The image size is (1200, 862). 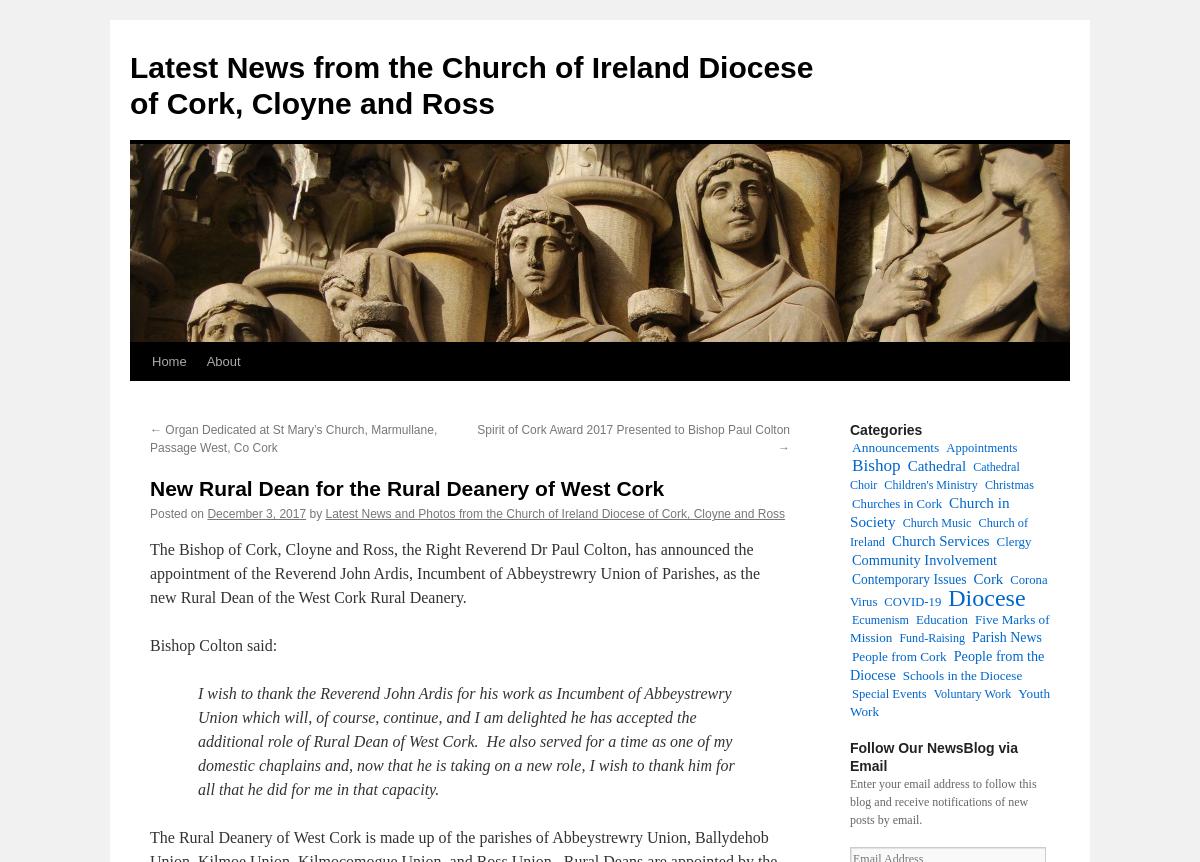 I want to click on 'Latest News and Photos from the Church of Ireland Diocese of Cork, Cloyne and Ross', so click(x=554, y=513).